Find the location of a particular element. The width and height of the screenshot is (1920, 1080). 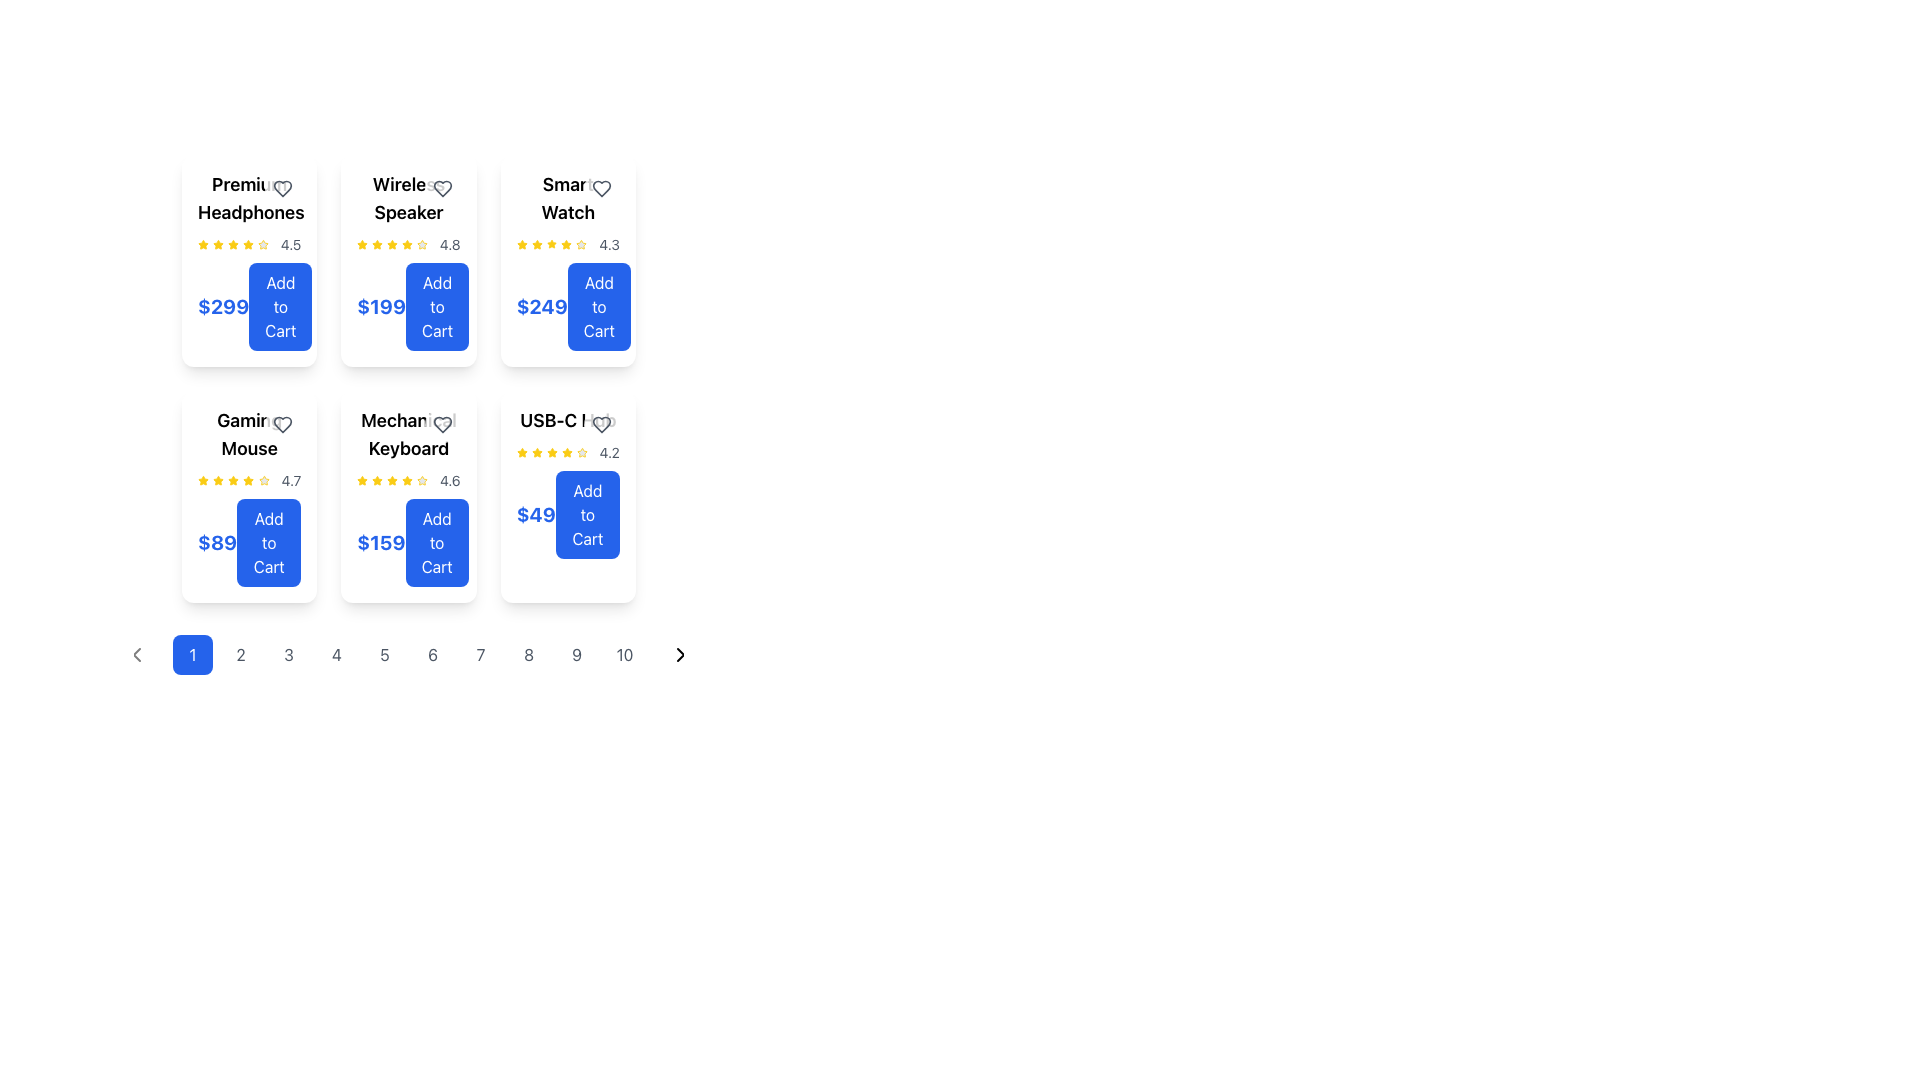

the star rating icon representing the product rating for the 'Gaming Mouse', which is positioned above the price and below the product name is located at coordinates (203, 480).